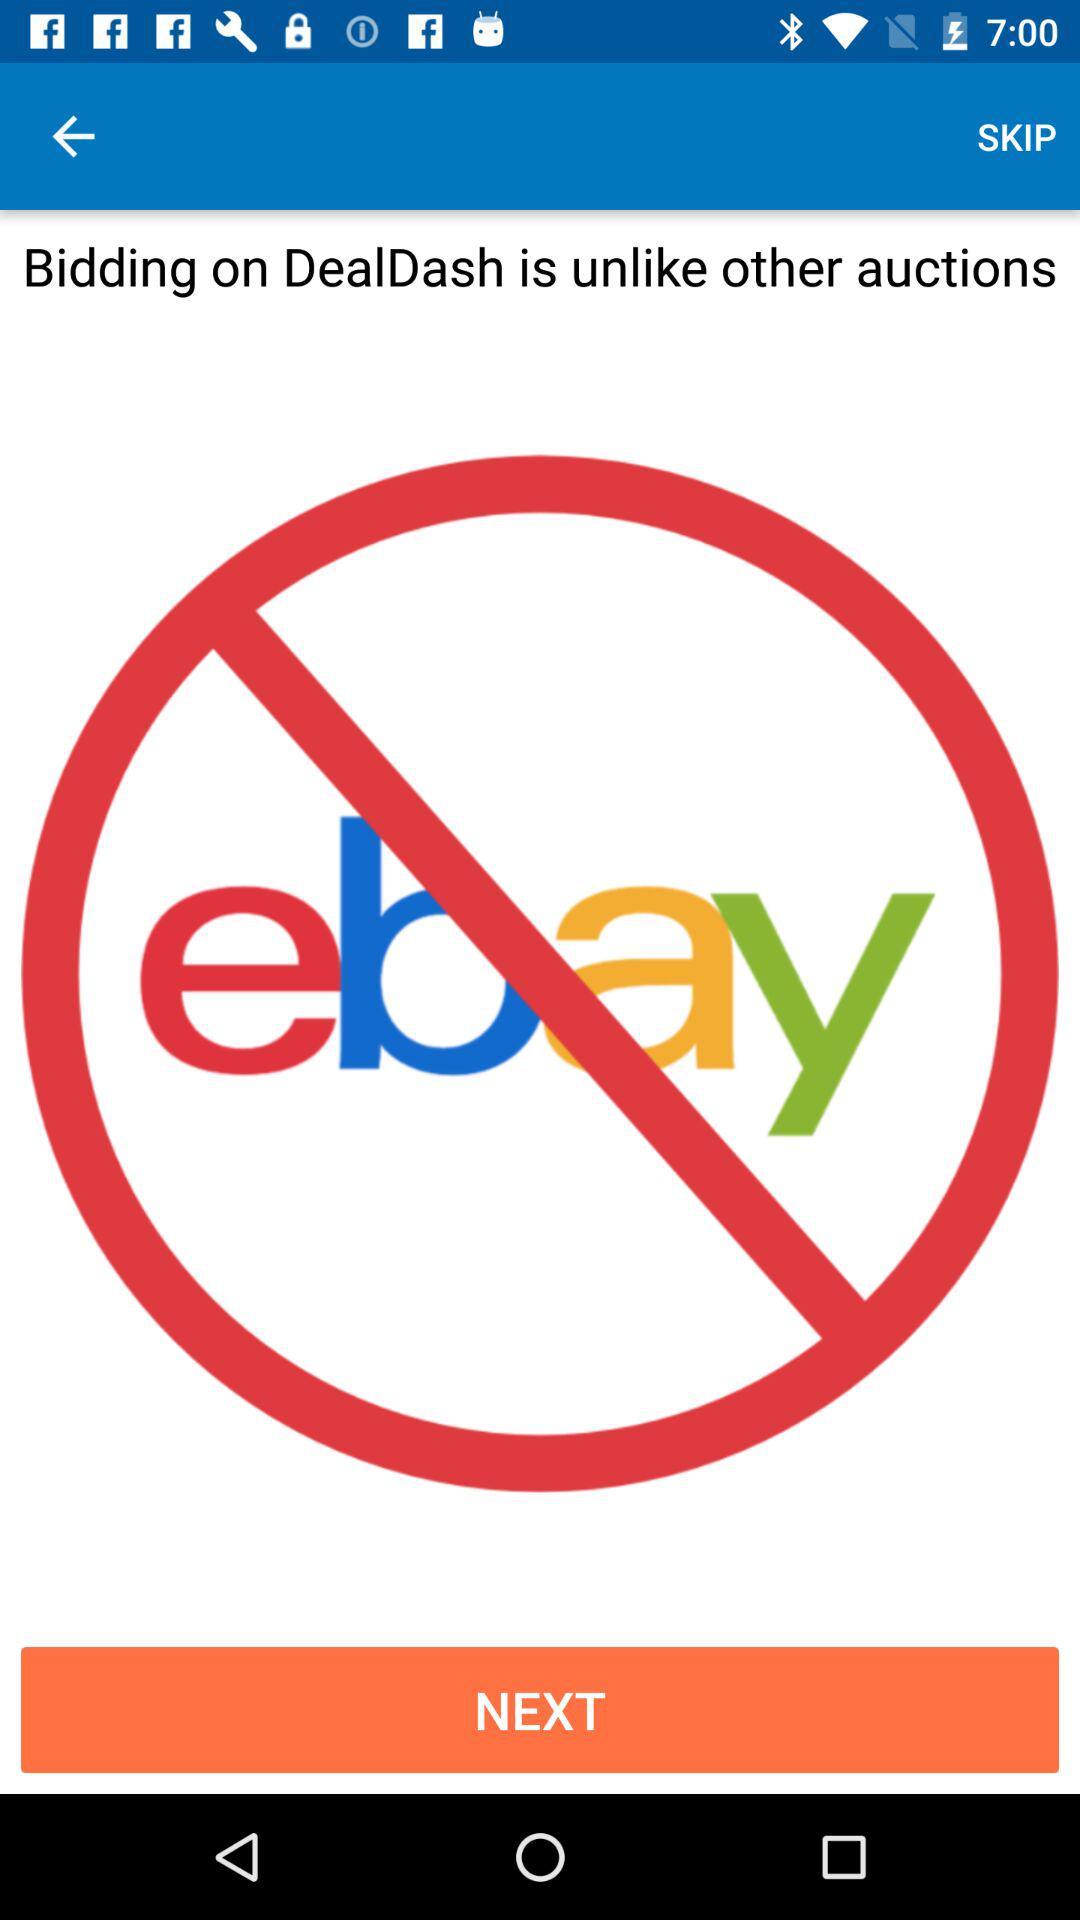 The height and width of the screenshot is (1920, 1080). What do you see at coordinates (540, 1708) in the screenshot?
I see `next icon` at bounding box center [540, 1708].